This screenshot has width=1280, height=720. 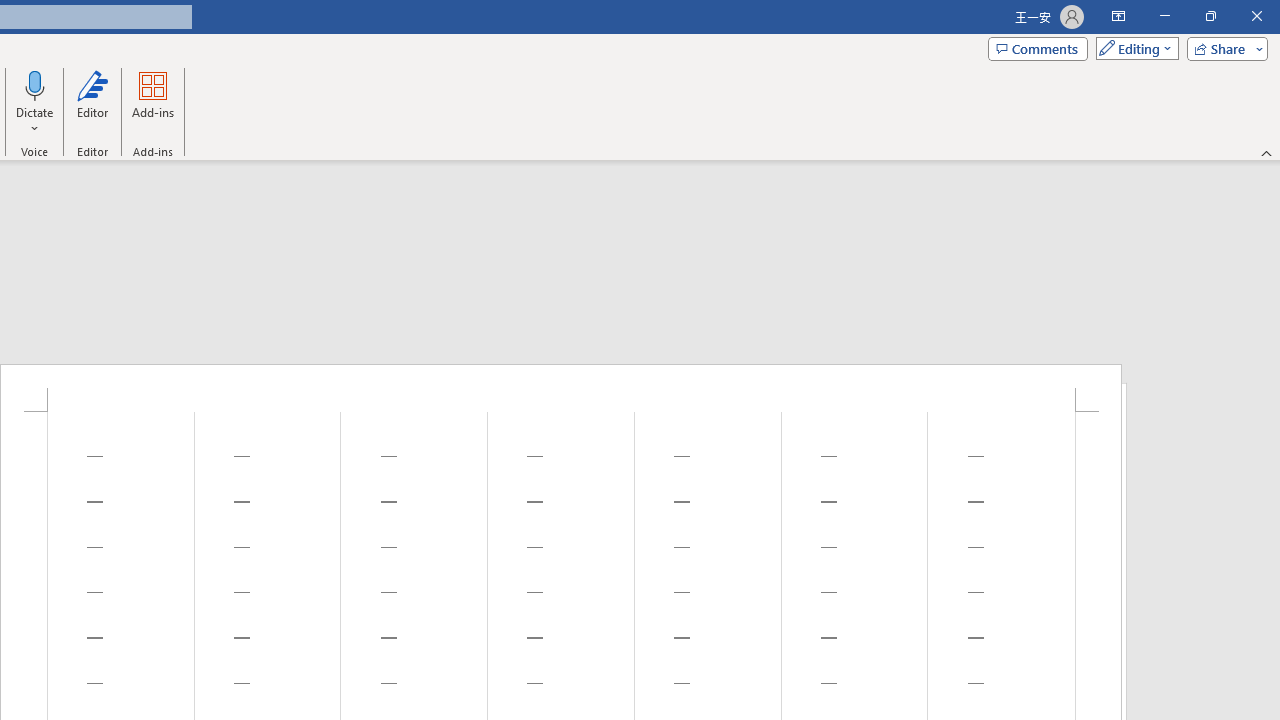 What do you see at coordinates (35, 84) in the screenshot?
I see `'Dictate'` at bounding box center [35, 84].